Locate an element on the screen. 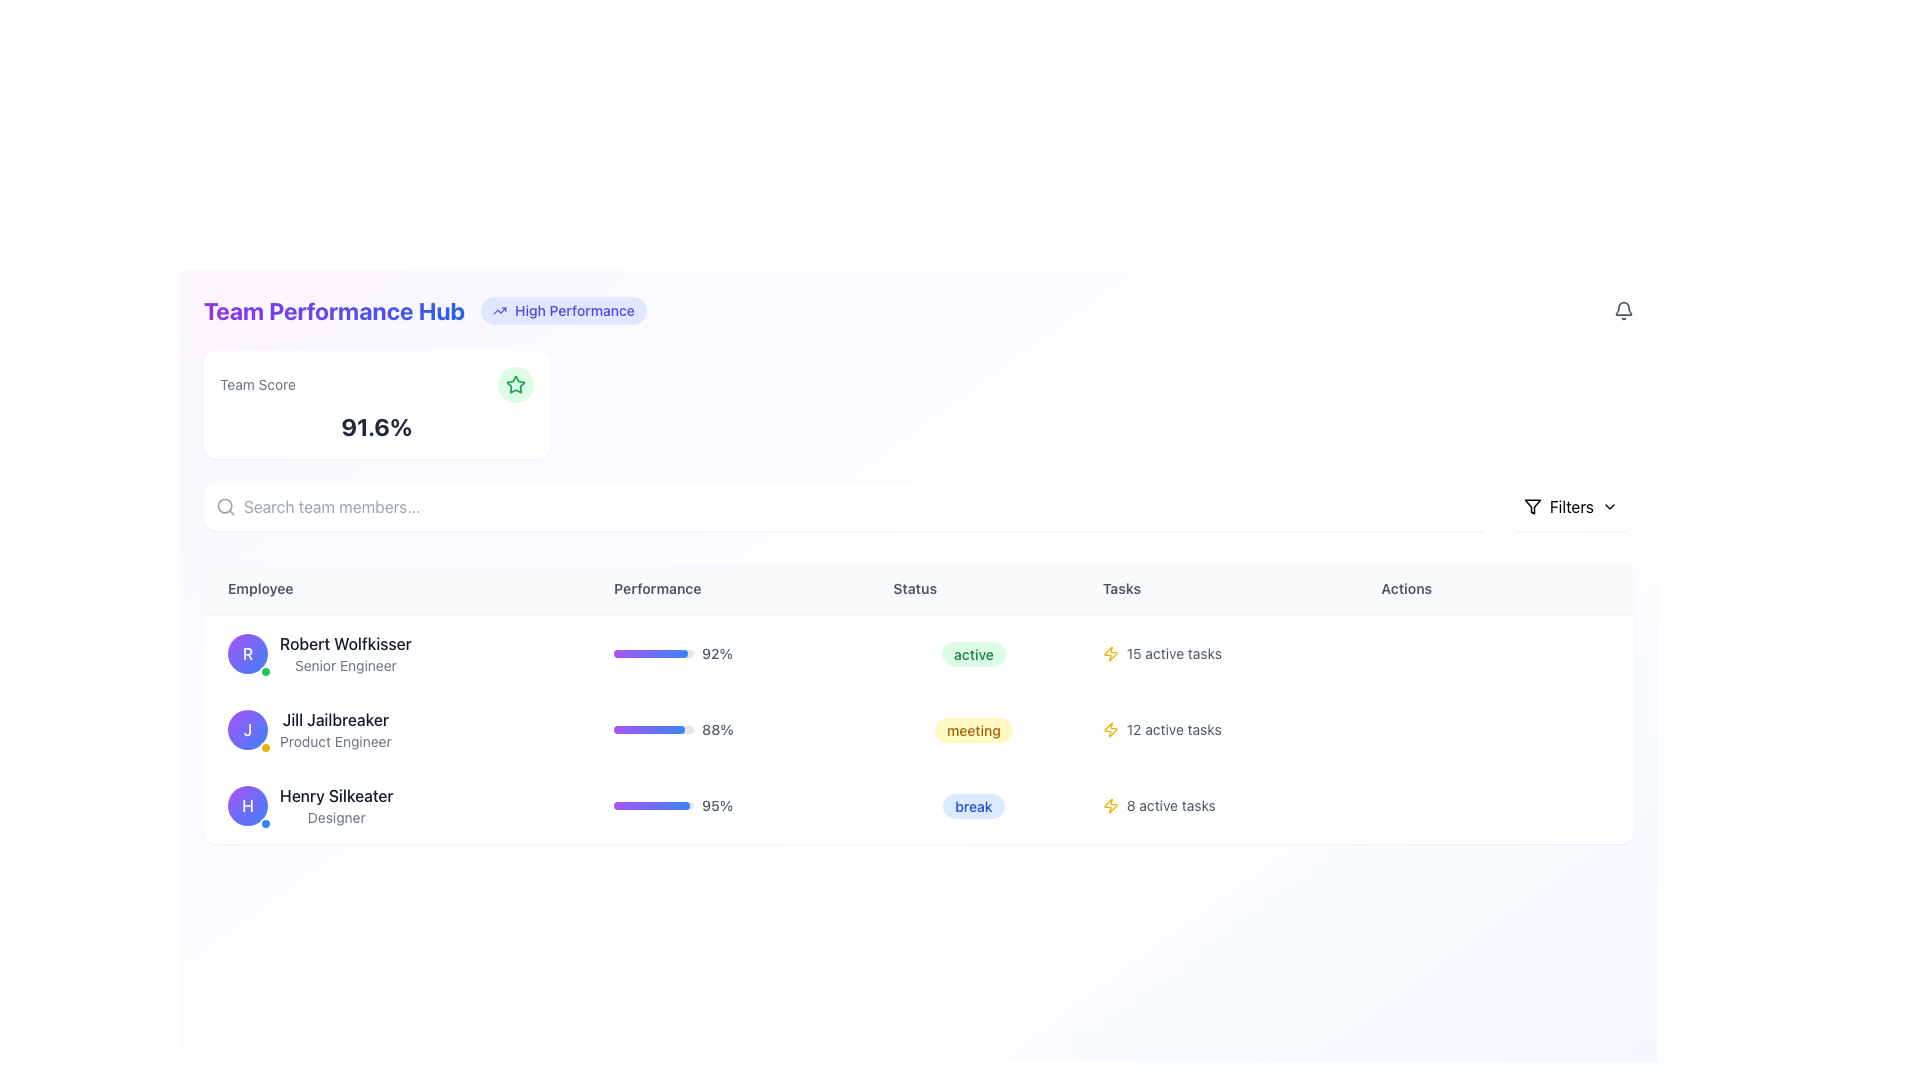  the text label displaying the name and job title of the individual, located in the second row under the 'Employee' column, directly below 'Robert Wolfkisser' and above 'Henry Silkeater', right of the circular avatar marked with 'J' is located at coordinates (335, 729).